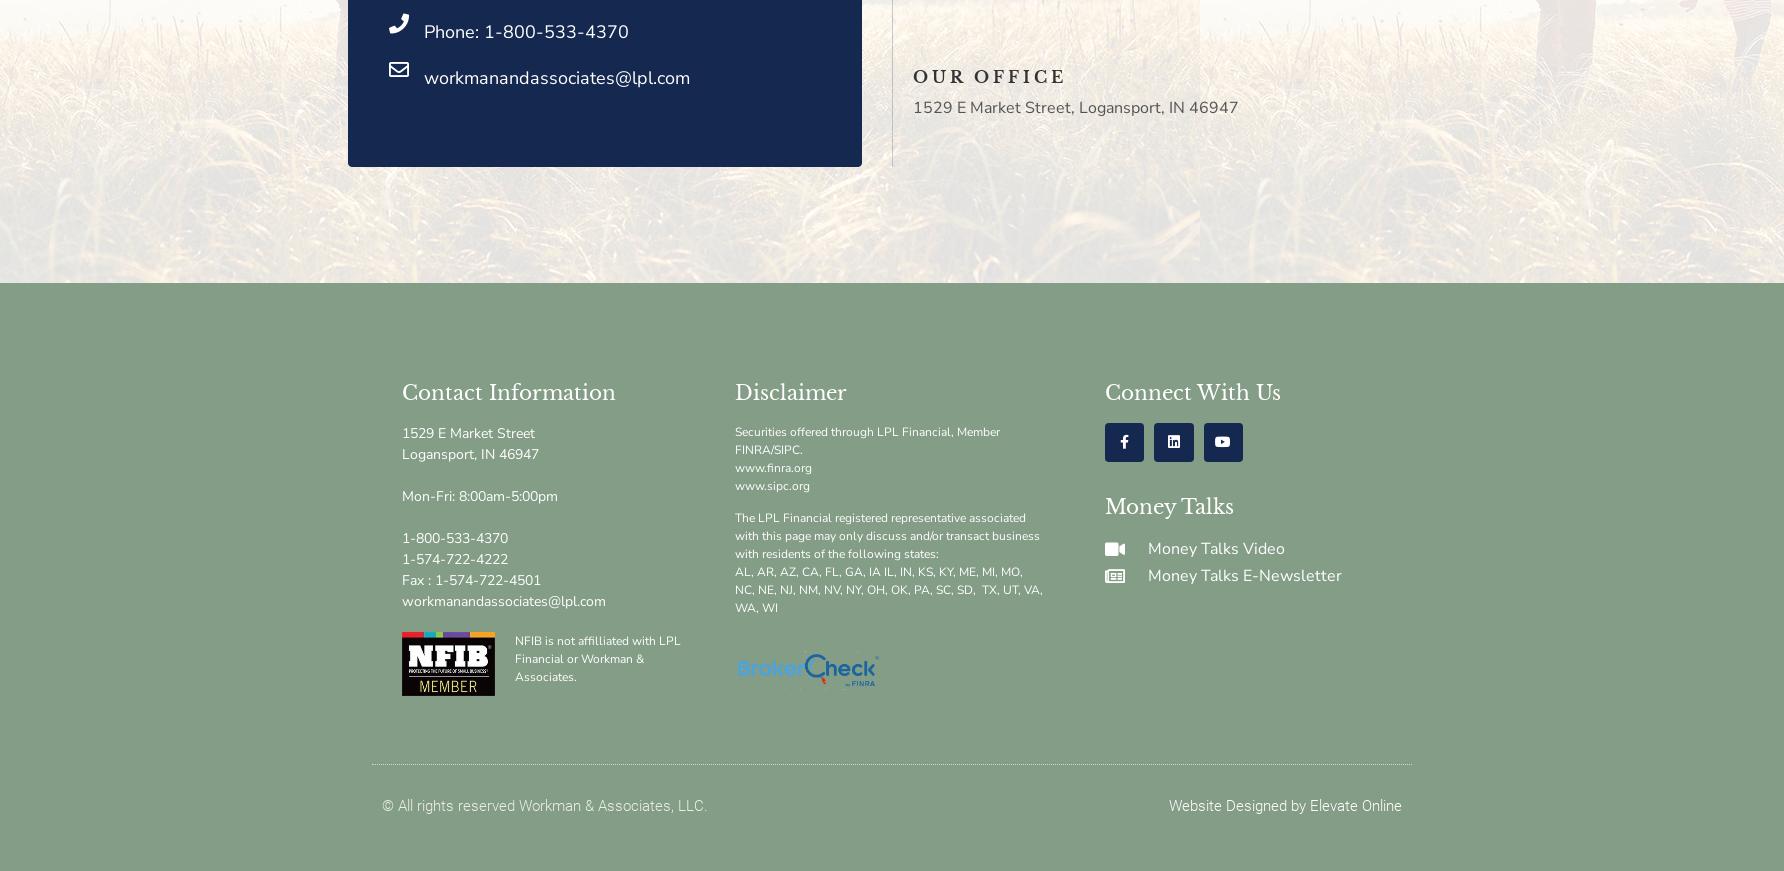 Image resolution: width=1784 pixels, height=871 pixels. Describe the element at coordinates (470, 453) in the screenshot. I see `'Logansport, IN 46947'` at that location.